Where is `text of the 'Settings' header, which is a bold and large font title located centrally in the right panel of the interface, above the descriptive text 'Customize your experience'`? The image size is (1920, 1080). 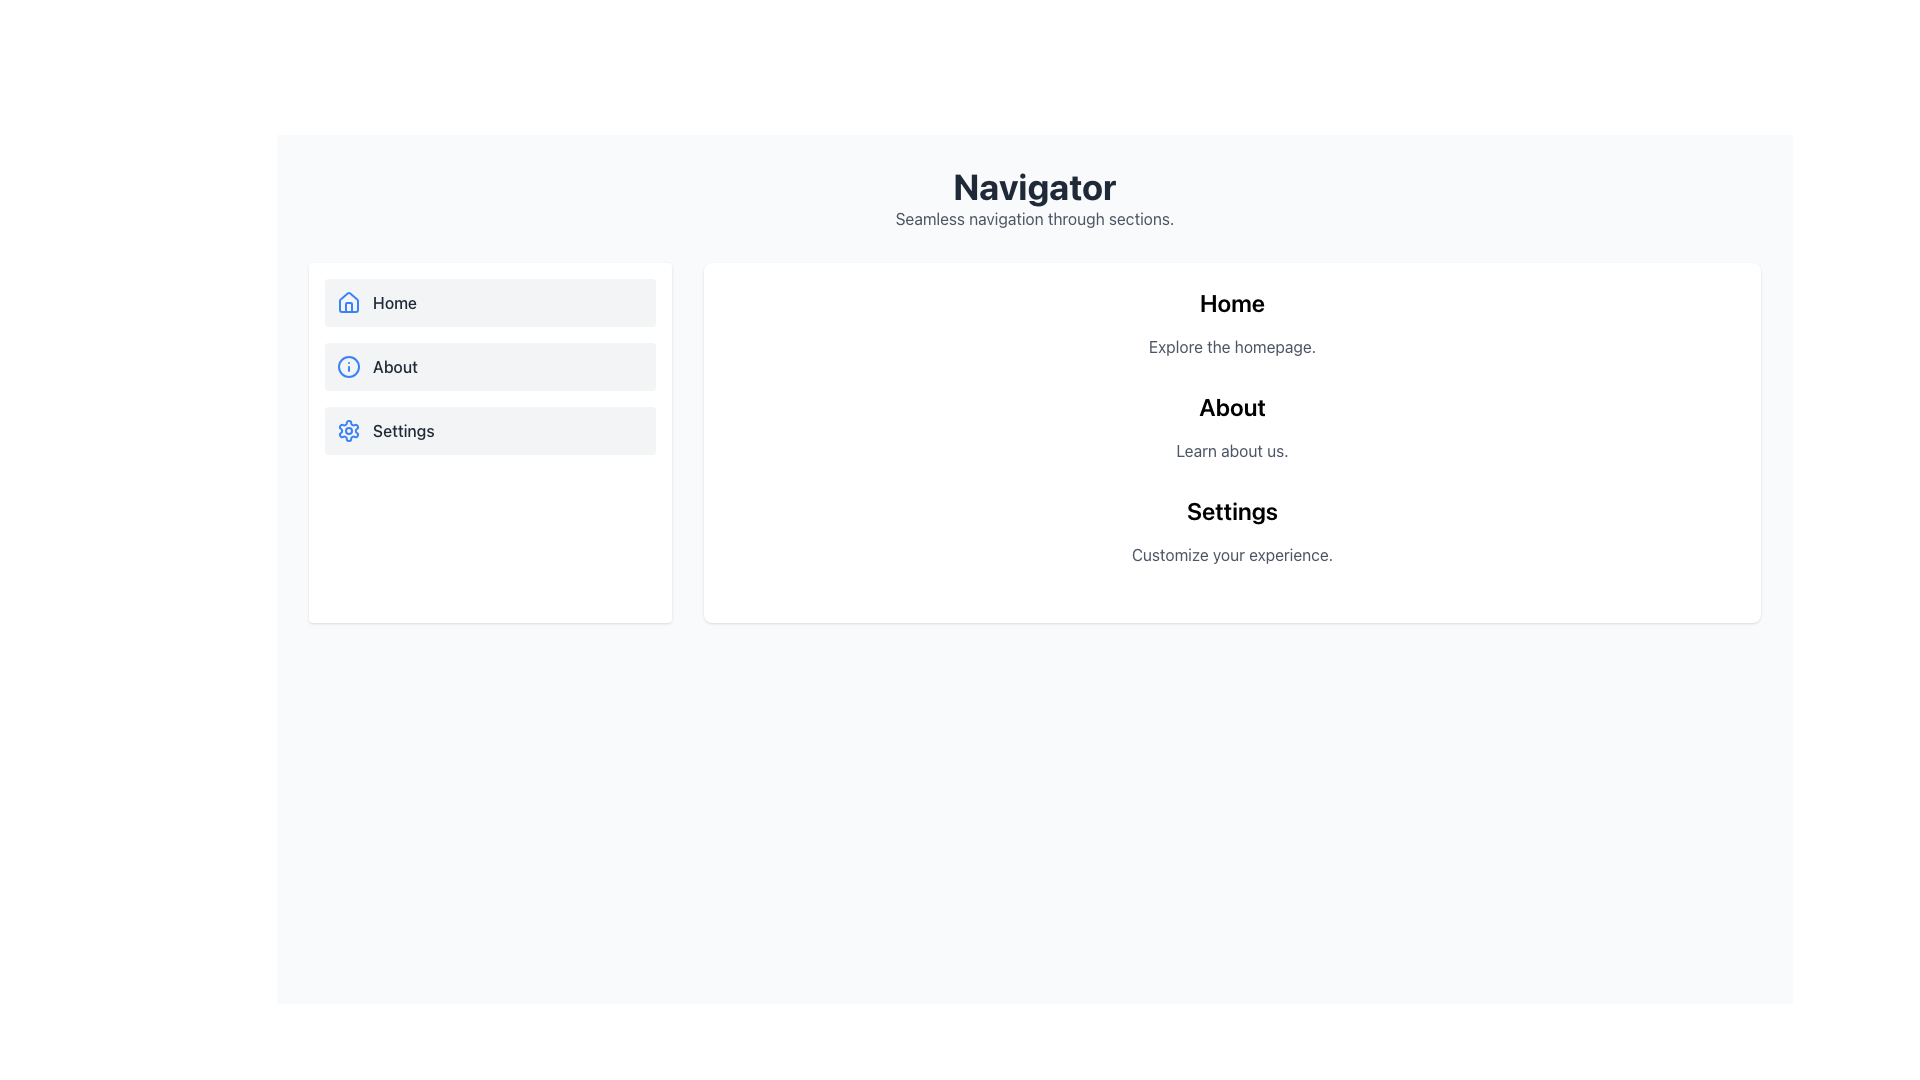 text of the 'Settings' header, which is a bold and large font title located centrally in the right panel of the interface, above the descriptive text 'Customize your experience' is located at coordinates (1231, 509).